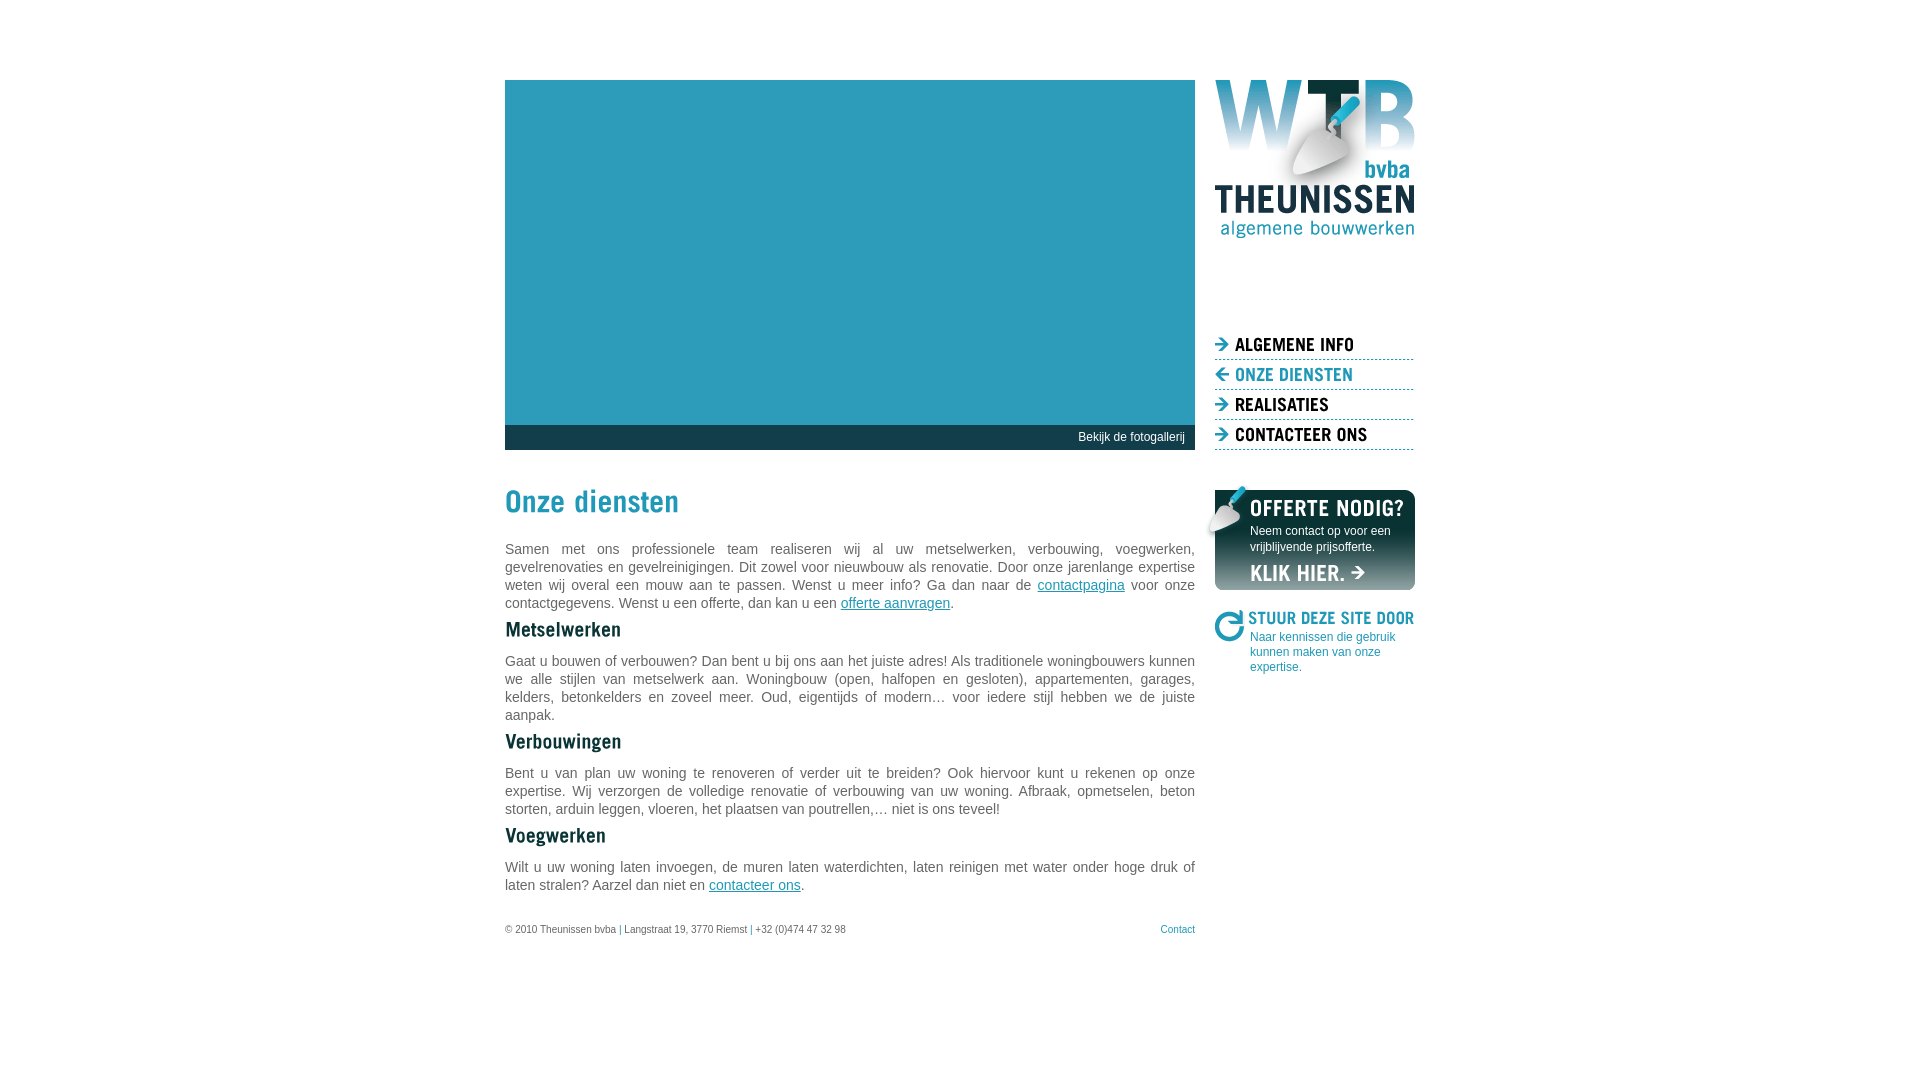 Image resolution: width=1920 pixels, height=1080 pixels. Describe the element at coordinates (1315, 374) in the screenshot. I see `'Onze diensten'` at that location.